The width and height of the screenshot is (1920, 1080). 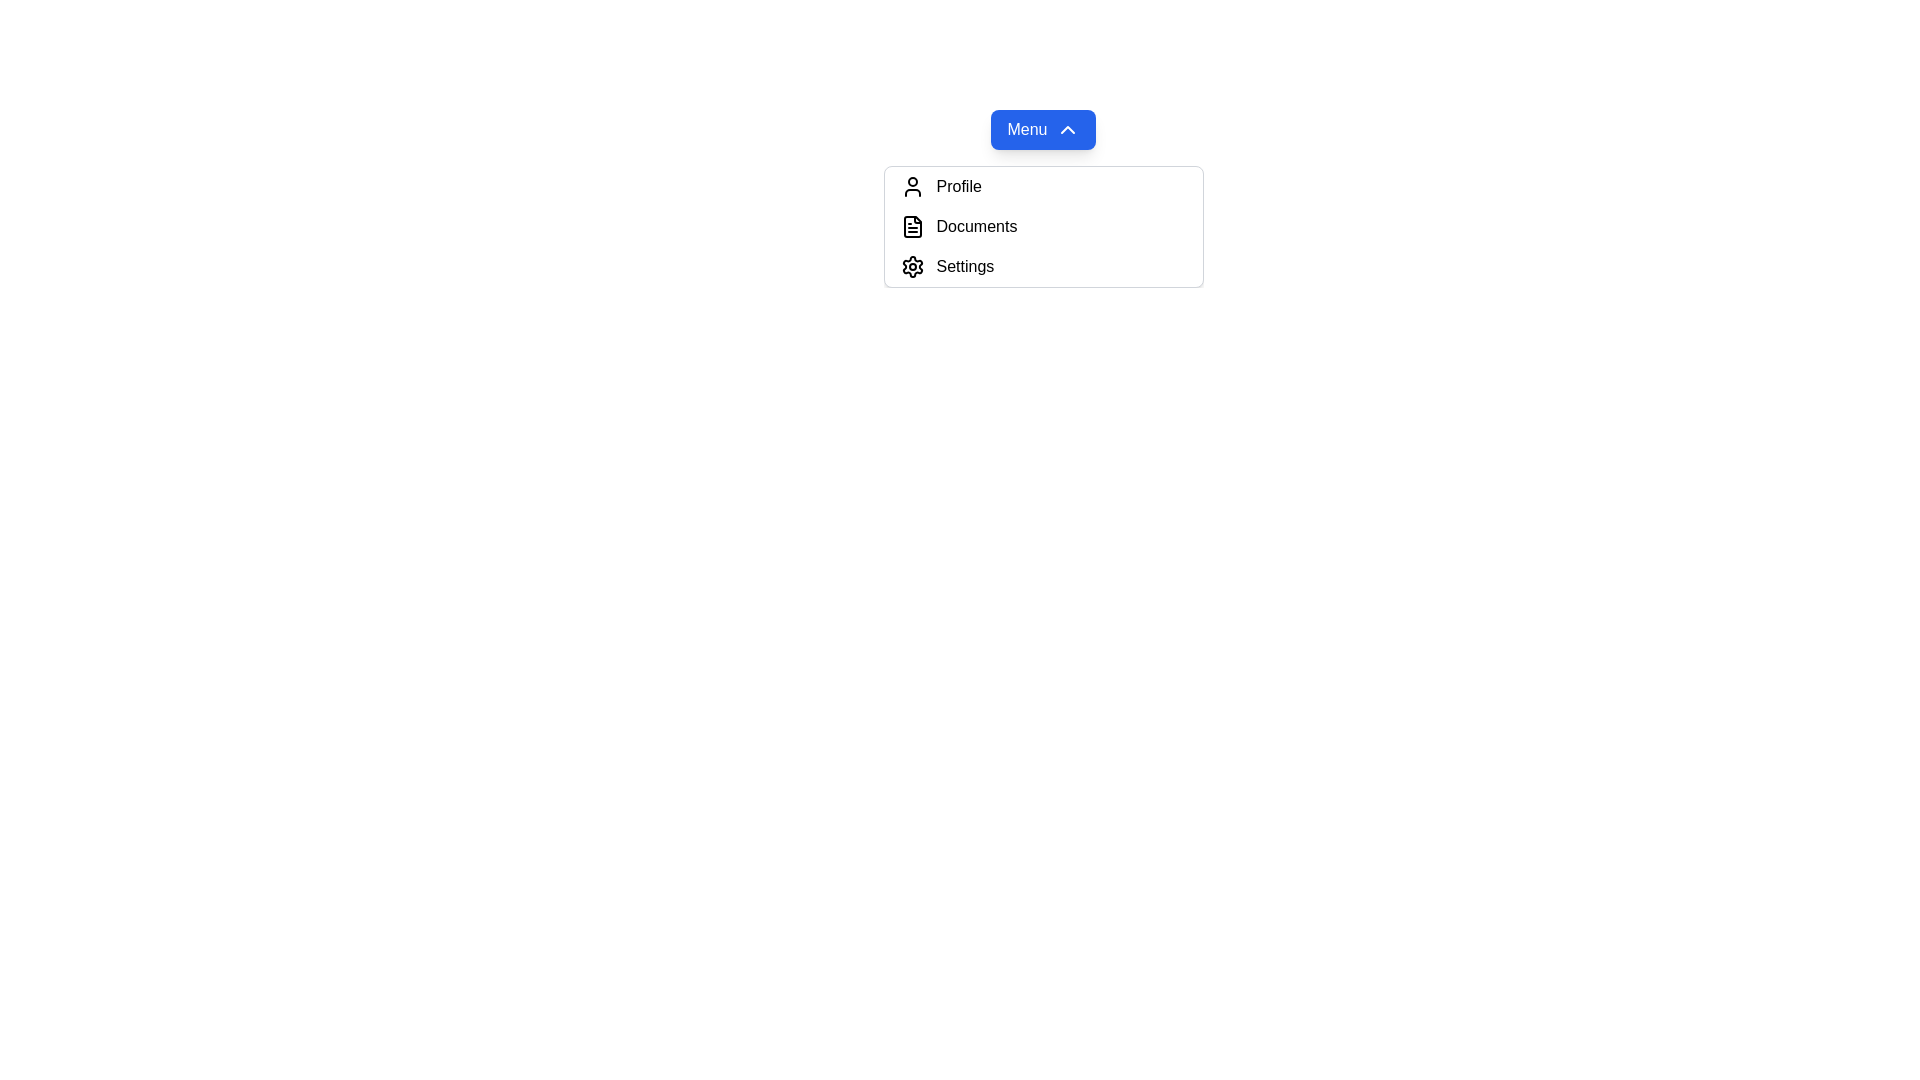 What do you see at coordinates (911, 265) in the screenshot?
I see `the gear icon at the bottom of the dropdown menu adjacent to the 'Settings' text` at bounding box center [911, 265].